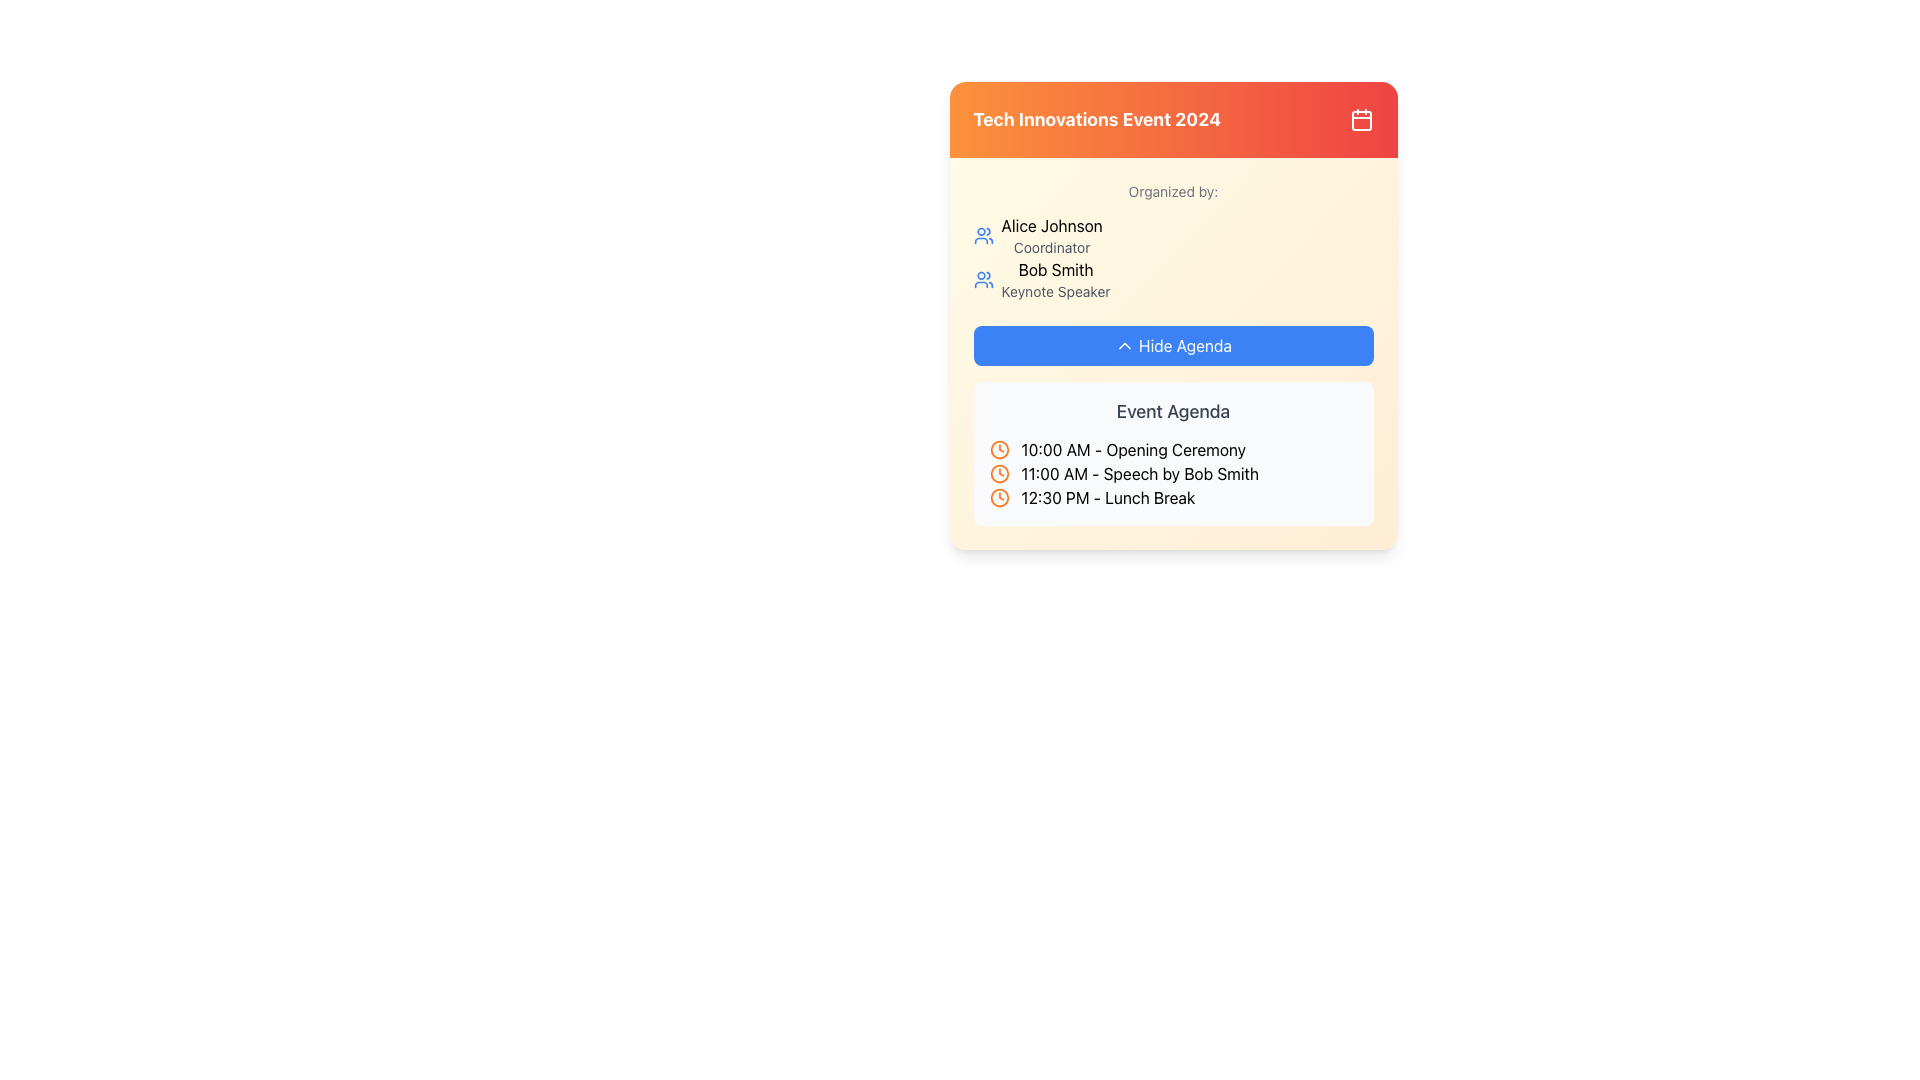 Image resolution: width=1920 pixels, height=1080 pixels. Describe the element at coordinates (1173, 192) in the screenshot. I see `text label that serves as a header for the 'Tech Innovations Event 2024', indicating the list of individuals responsible for organizing the event` at that location.